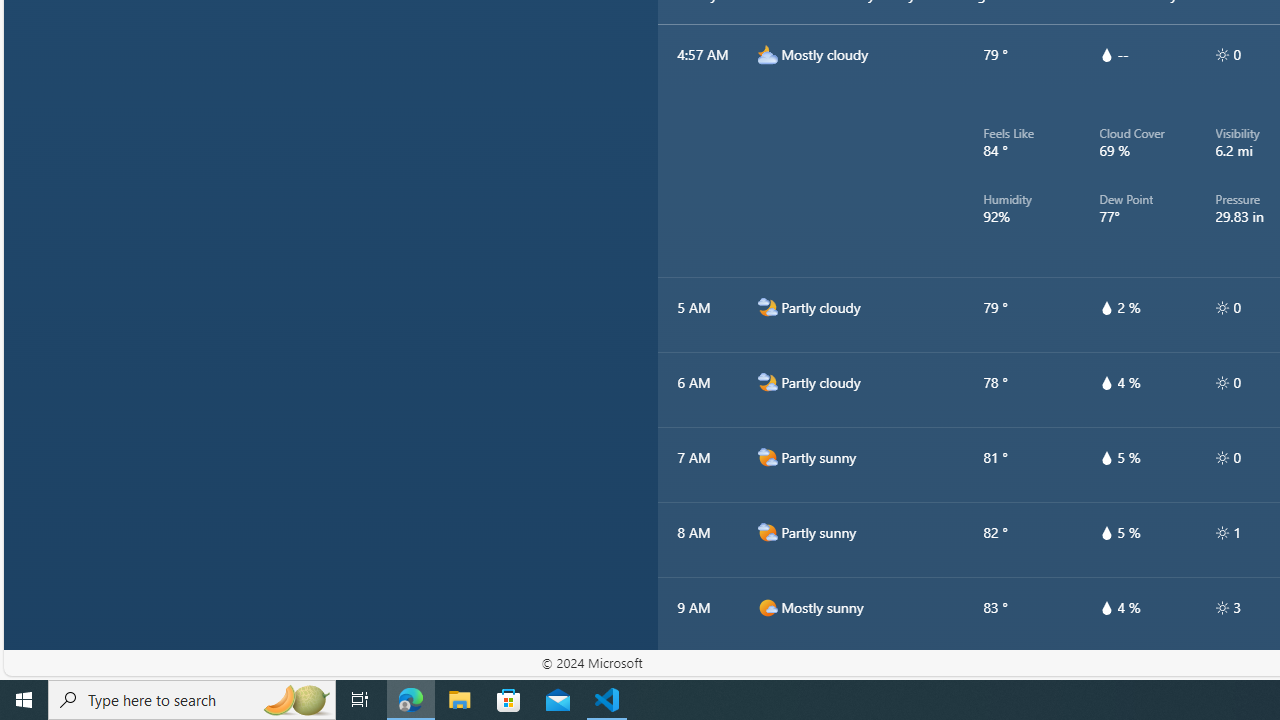 Image resolution: width=1280 pixels, height=720 pixels. What do you see at coordinates (1221, 607) in the screenshot?
I see `'hourlyTable/uv'` at bounding box center [1221, 607].